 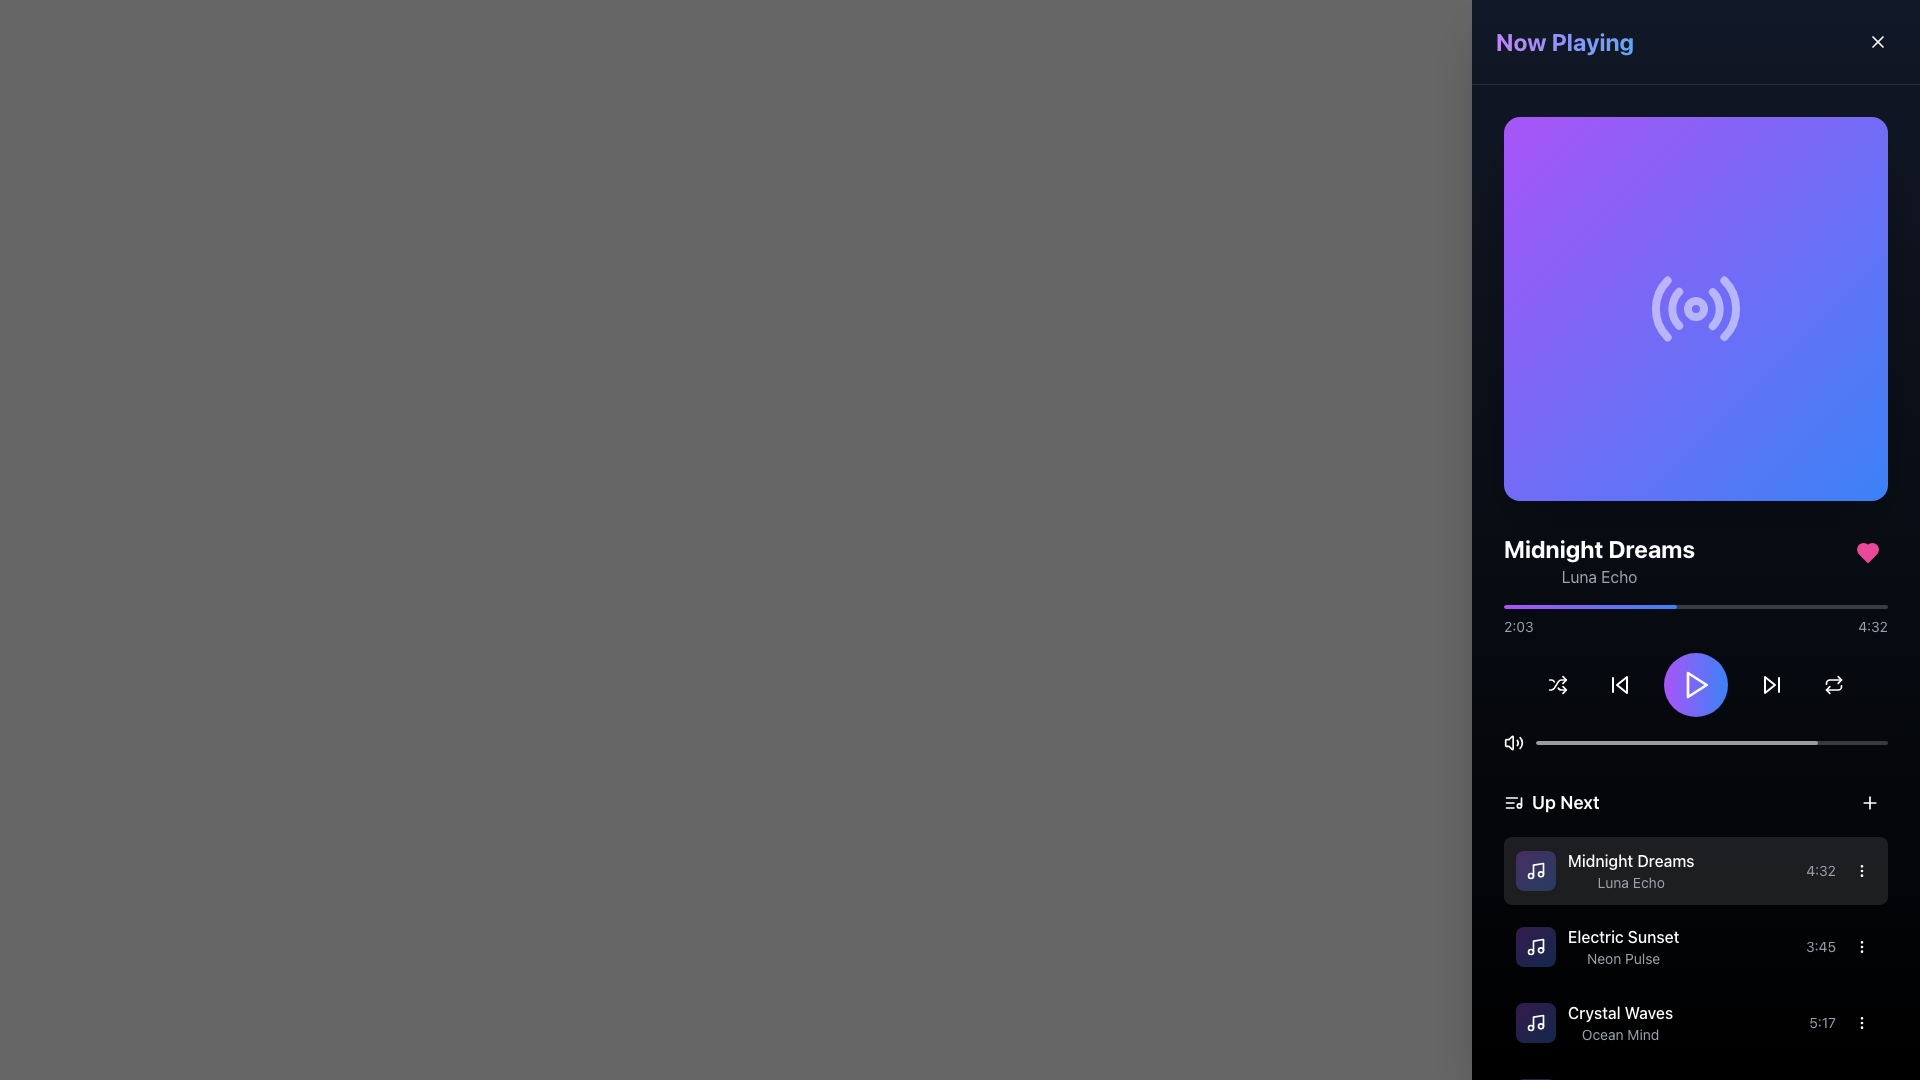 I want to click on playback position, so click(x=1754, y=743).